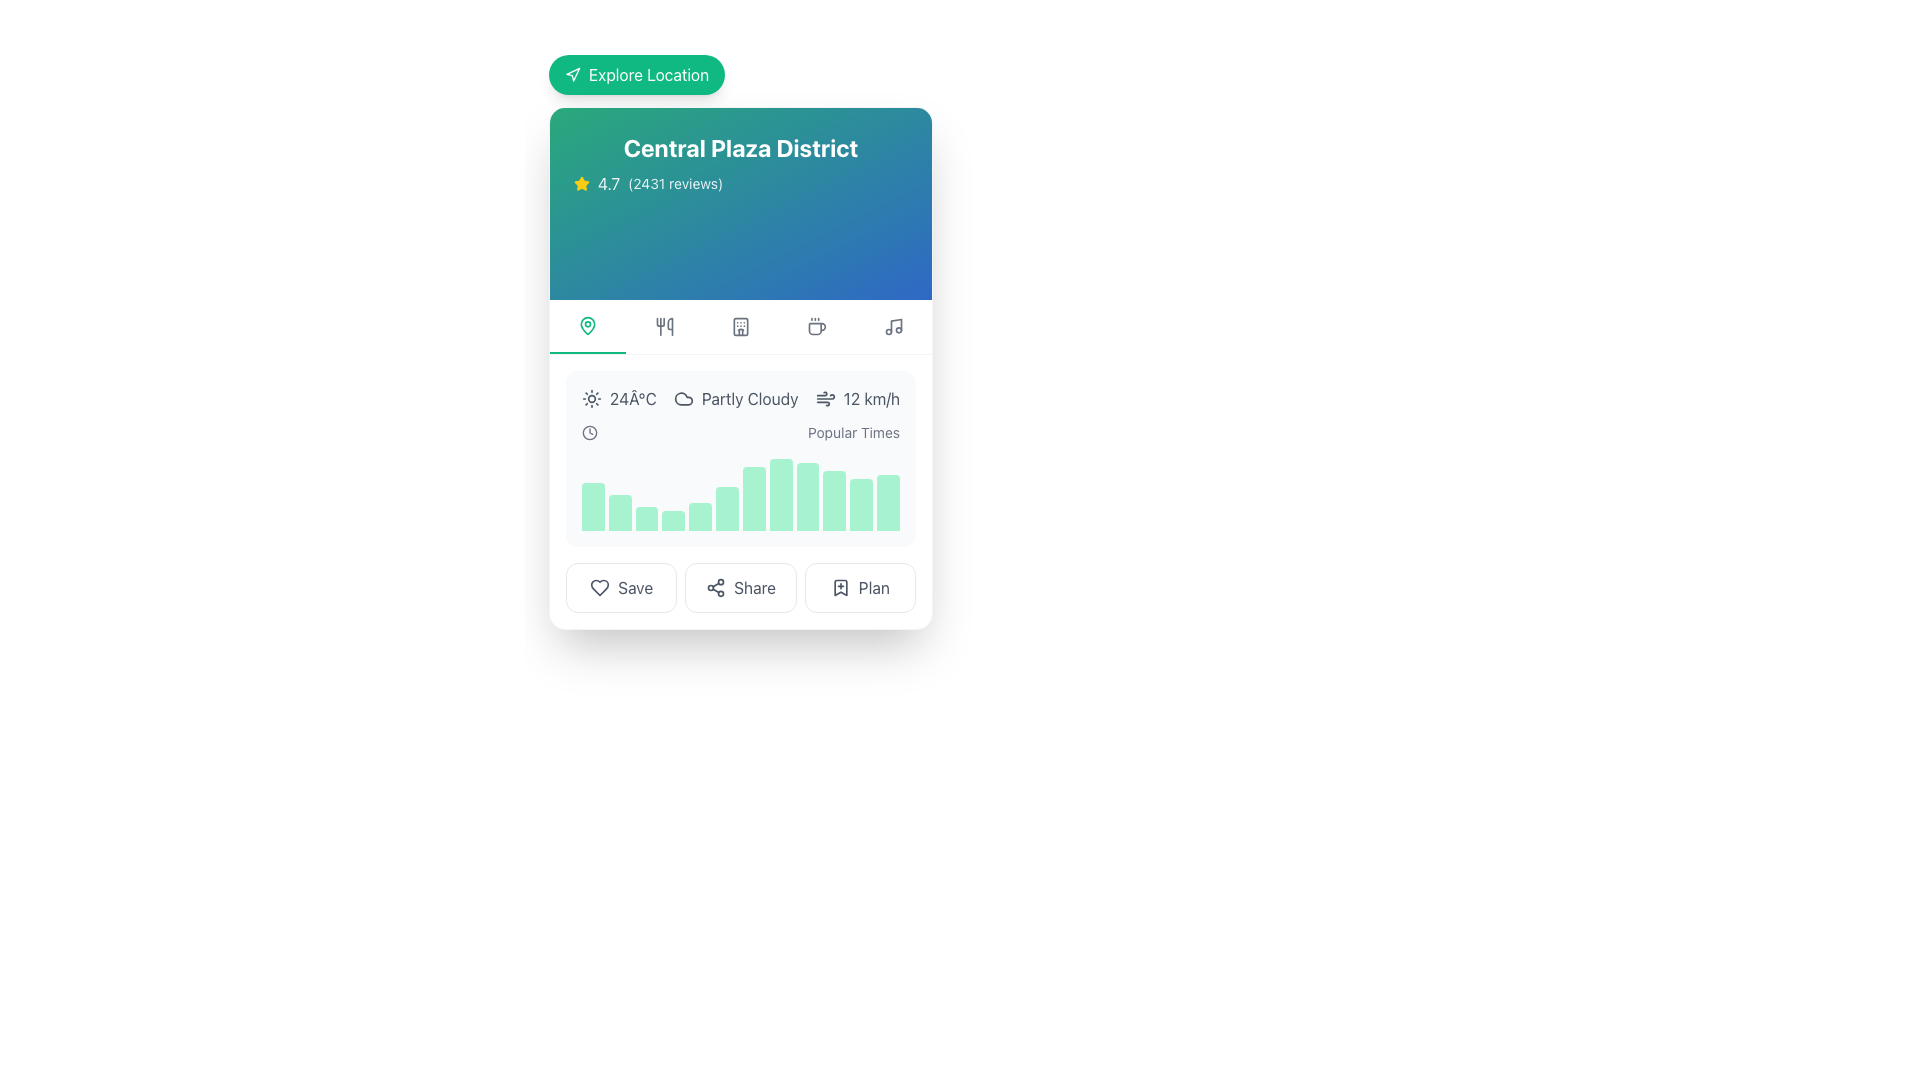  Describe the element at coordinates (590, 398) in the screenshot. I see `the sun icon, which is a small, minimalistic circular icon with rays extending outward, located leftmost in the weather content card near the temperature value '24°C'` at that location.